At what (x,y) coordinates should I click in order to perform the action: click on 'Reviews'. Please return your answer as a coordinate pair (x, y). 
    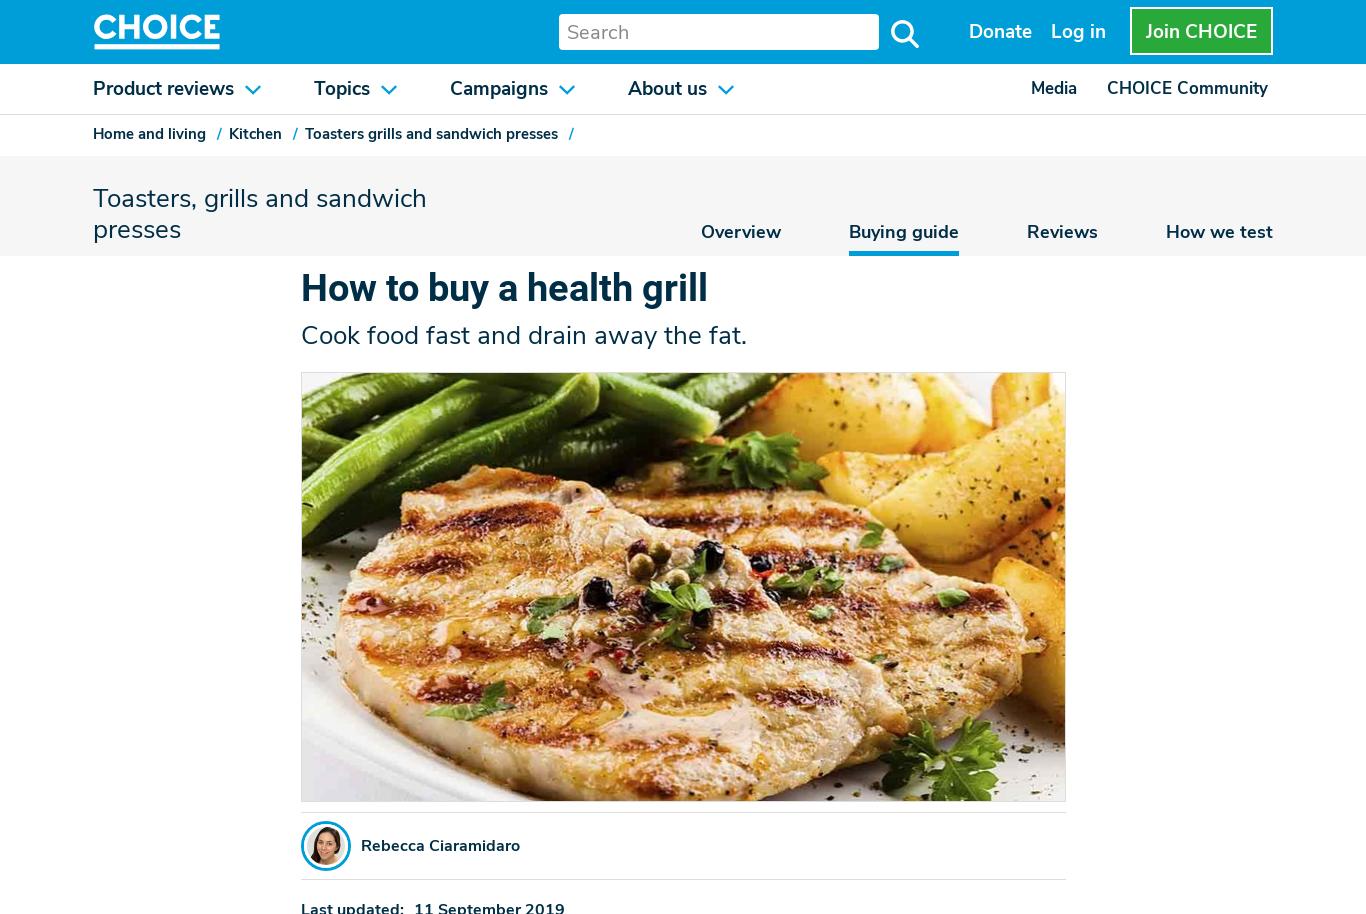
    Looking at the image, I should click on (1025, 229).